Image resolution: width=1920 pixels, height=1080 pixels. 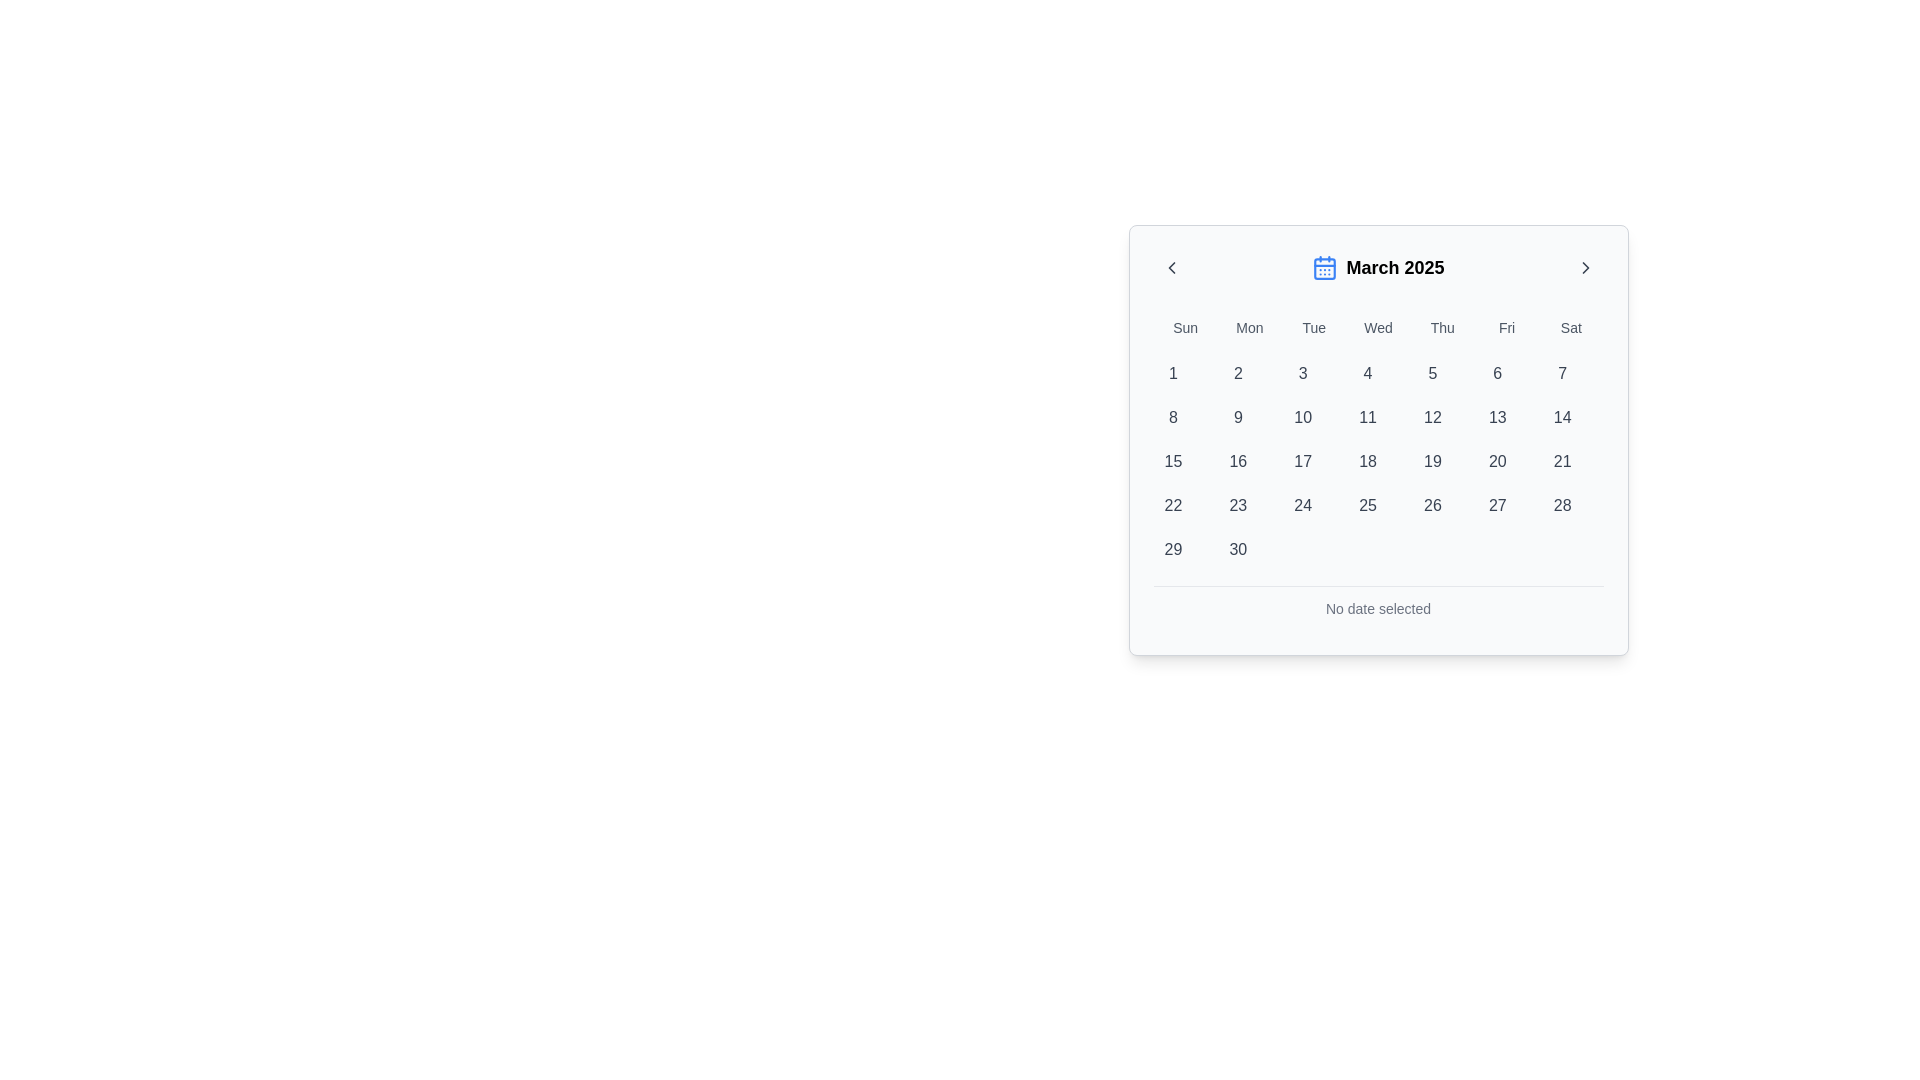 What do you see at coordinates (1377, 608) in the screenshot?
I see `the label displaying 'No date selected' which is styled in gray and located at the bottom of the calendar interface` at bounding box center [1377, 608].